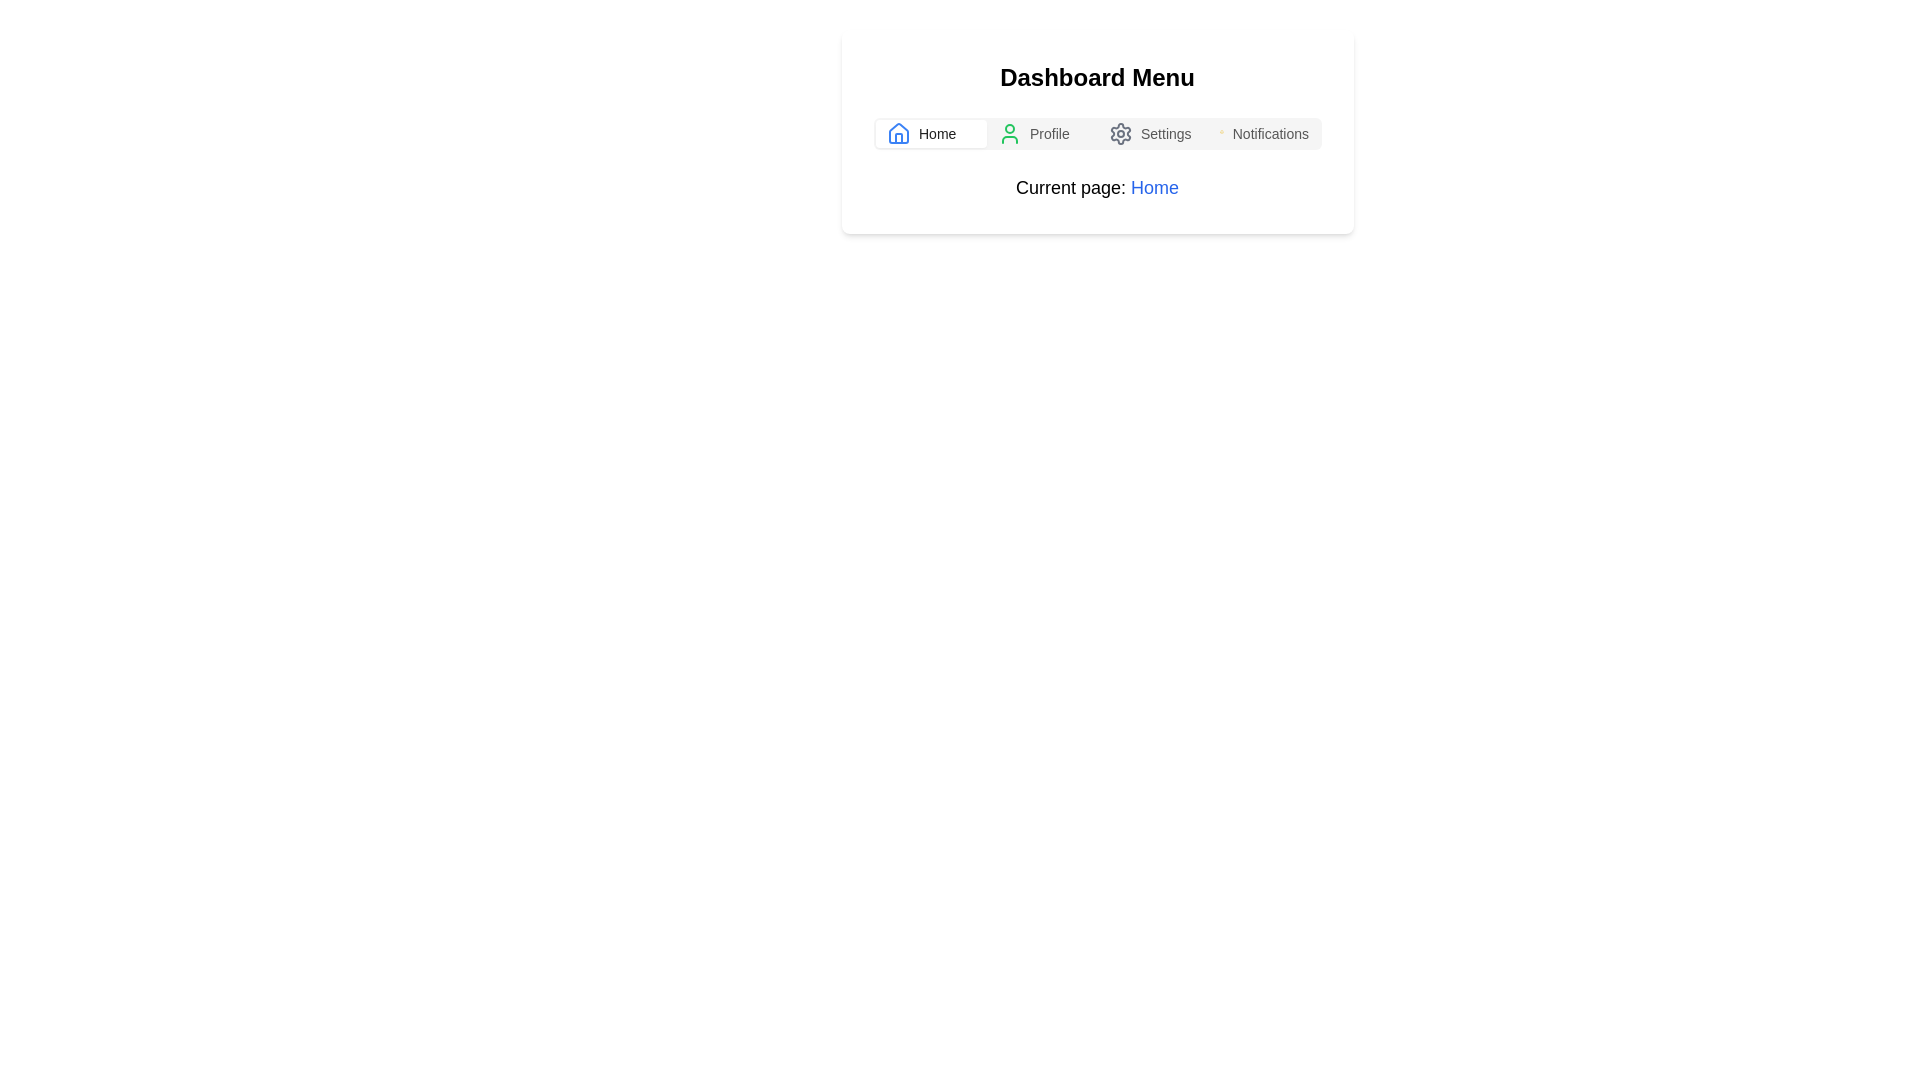  I want to click on the gear icon located to the left of the 'Settings' label, so click(1120, 134).